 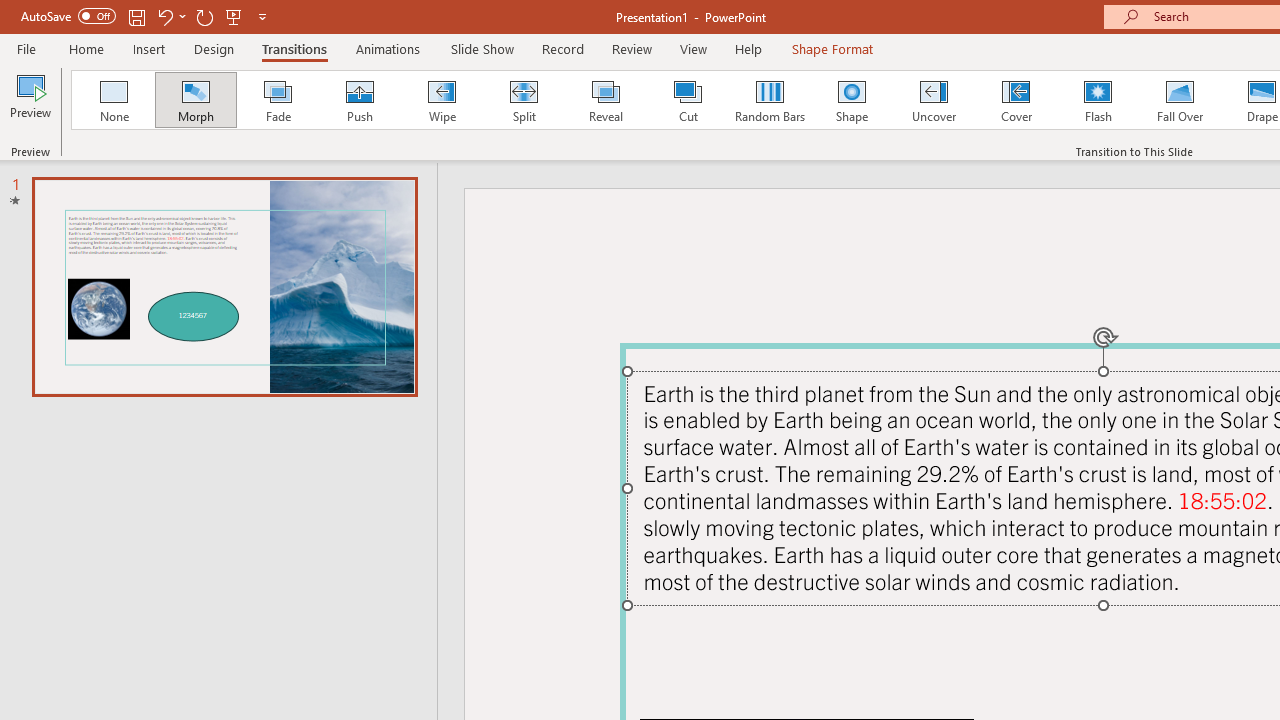 I want to click on 'Reveal', so click(x=604, y=100).